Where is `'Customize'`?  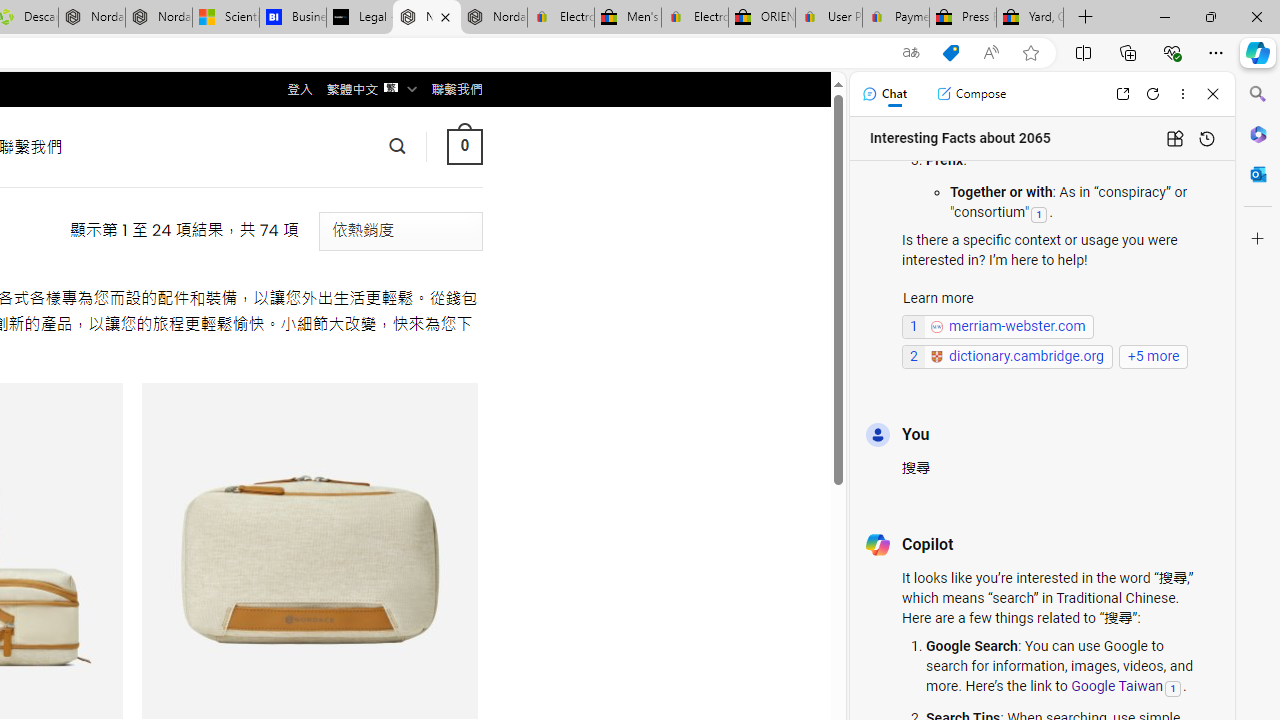
'Customize' is located at coordinates (1257, 238).